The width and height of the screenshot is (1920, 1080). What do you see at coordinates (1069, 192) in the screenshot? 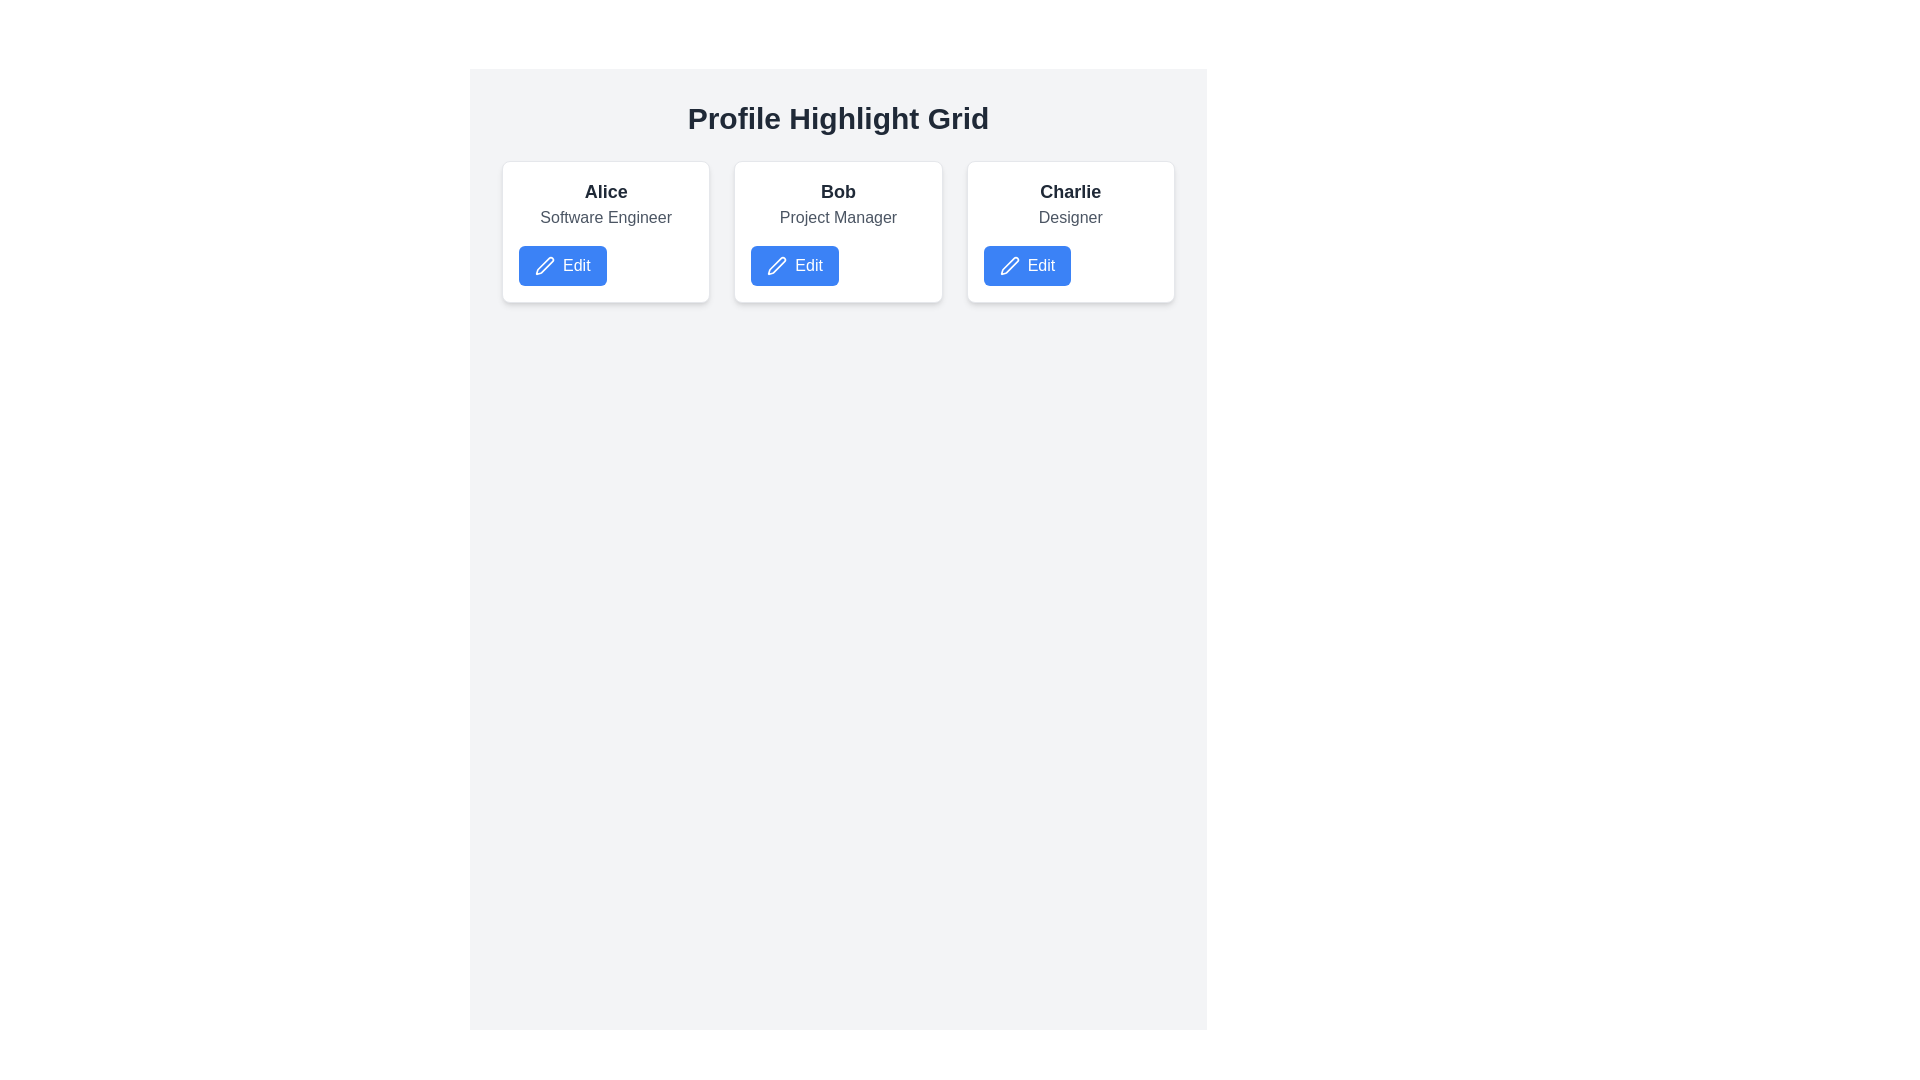
I see `the text label displaying 'Charlie' which is positioned at the top of the rightmost card in a horizontal grid layout` at bounding box center [1069, 192].